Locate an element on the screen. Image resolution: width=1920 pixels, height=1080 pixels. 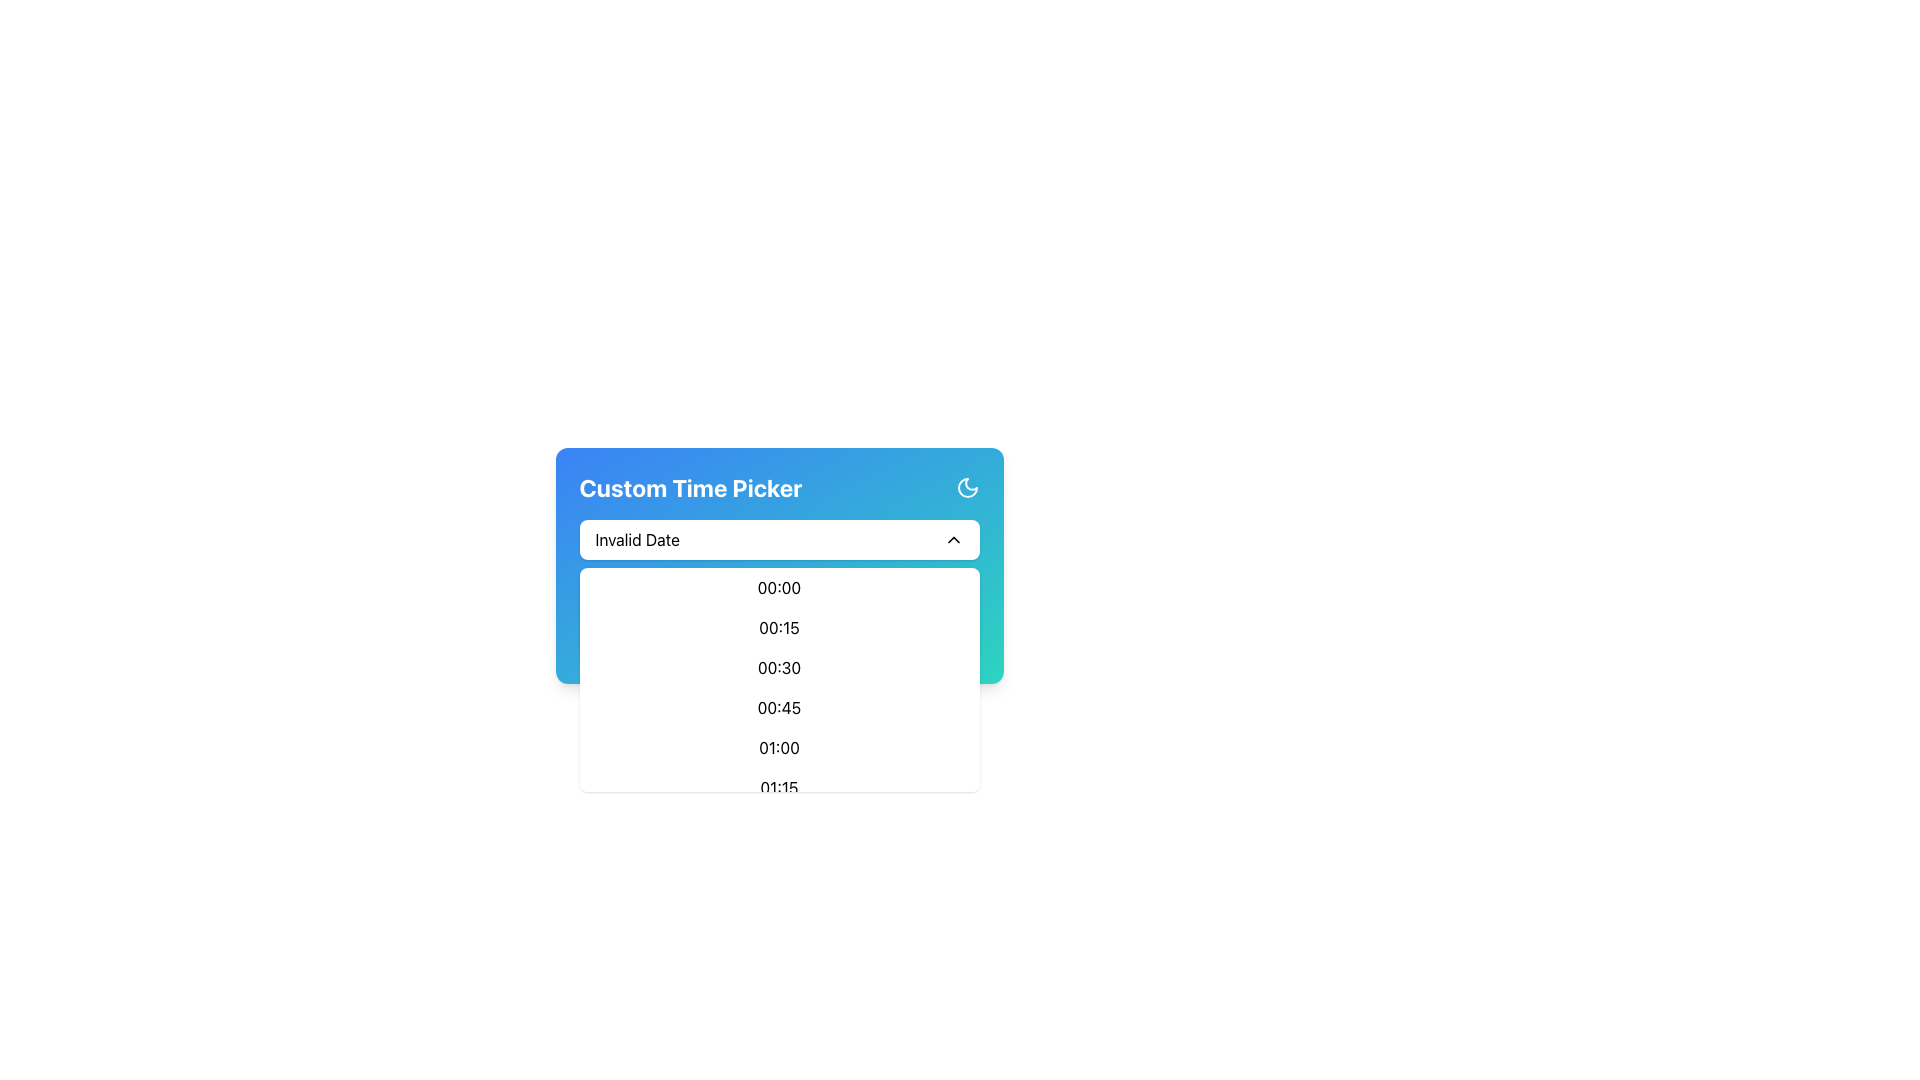
the moon icon located in the top-right corner of the blue gradient rectangular area containing the text 'Custom Time Picker' is located at coordinates (967, 488).